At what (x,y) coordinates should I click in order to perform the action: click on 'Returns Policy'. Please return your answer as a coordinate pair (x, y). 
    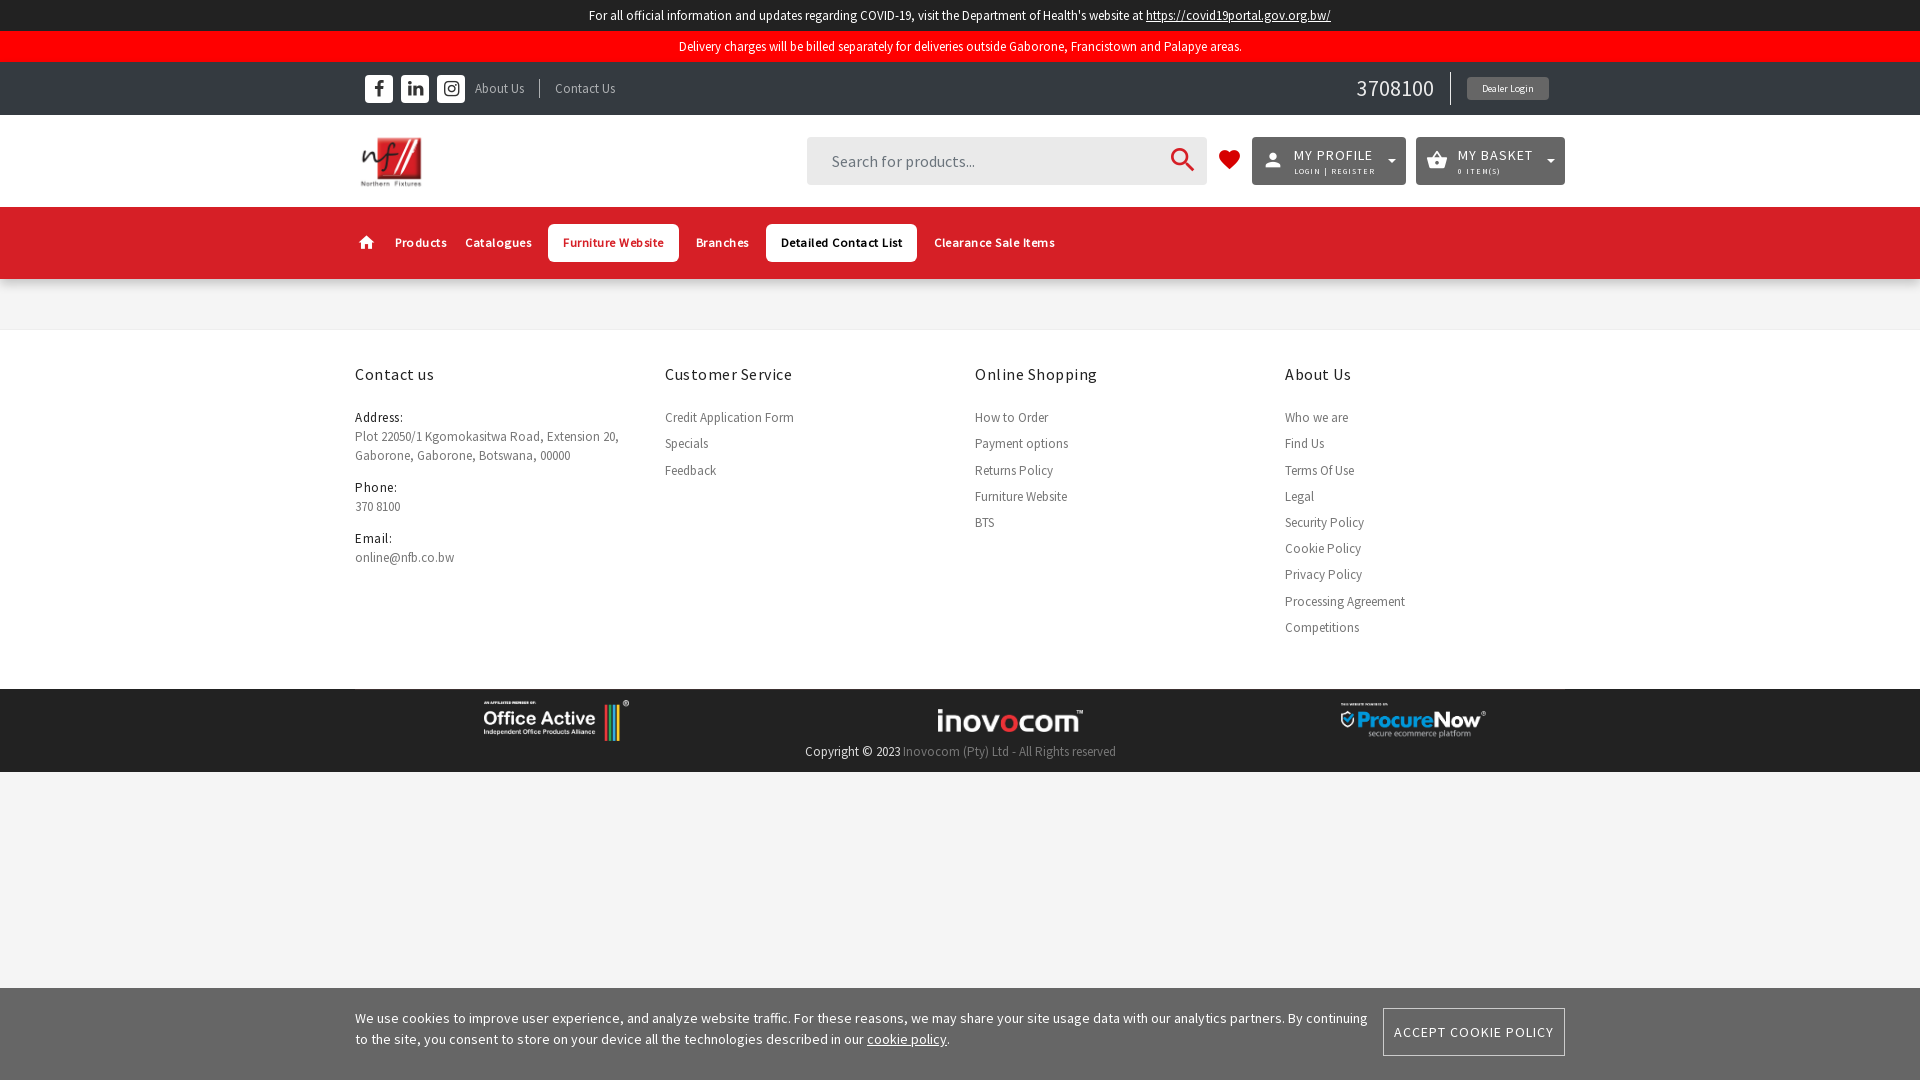
    Looking at the image, I should click on (1013, 470).